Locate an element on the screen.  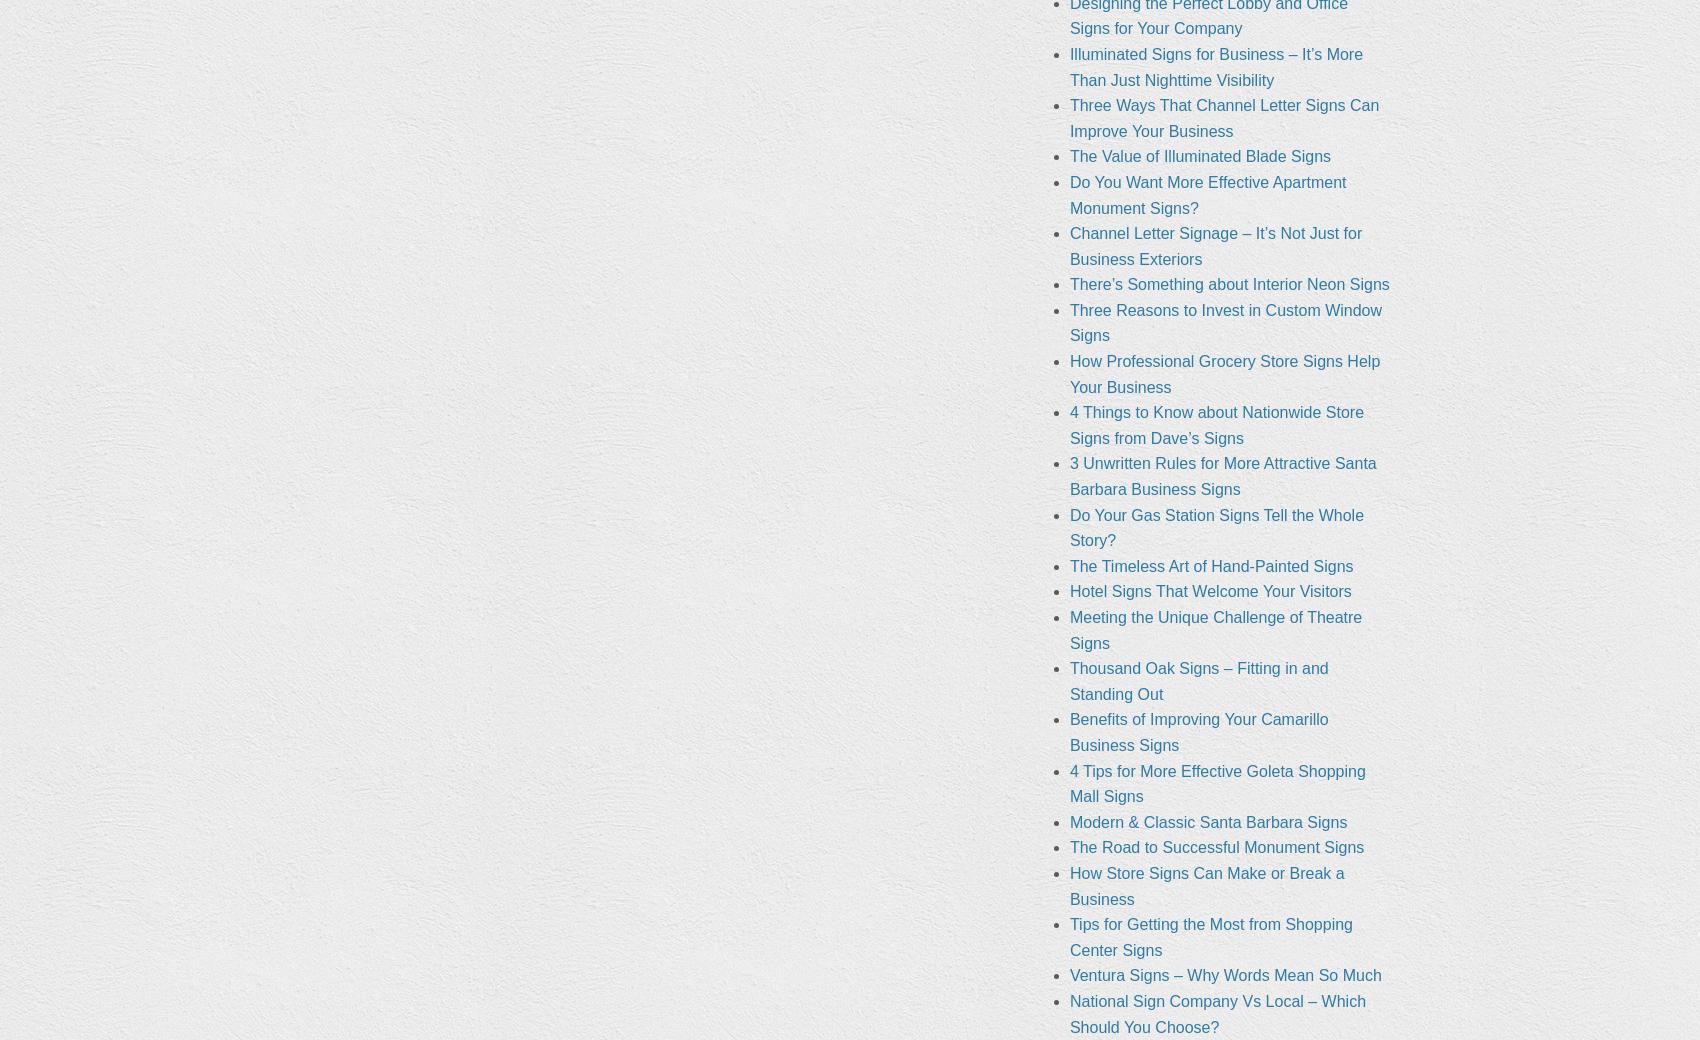
'Benefits of Improving Your Camarillo Business Signs' is located at coordinates (1197, 731).